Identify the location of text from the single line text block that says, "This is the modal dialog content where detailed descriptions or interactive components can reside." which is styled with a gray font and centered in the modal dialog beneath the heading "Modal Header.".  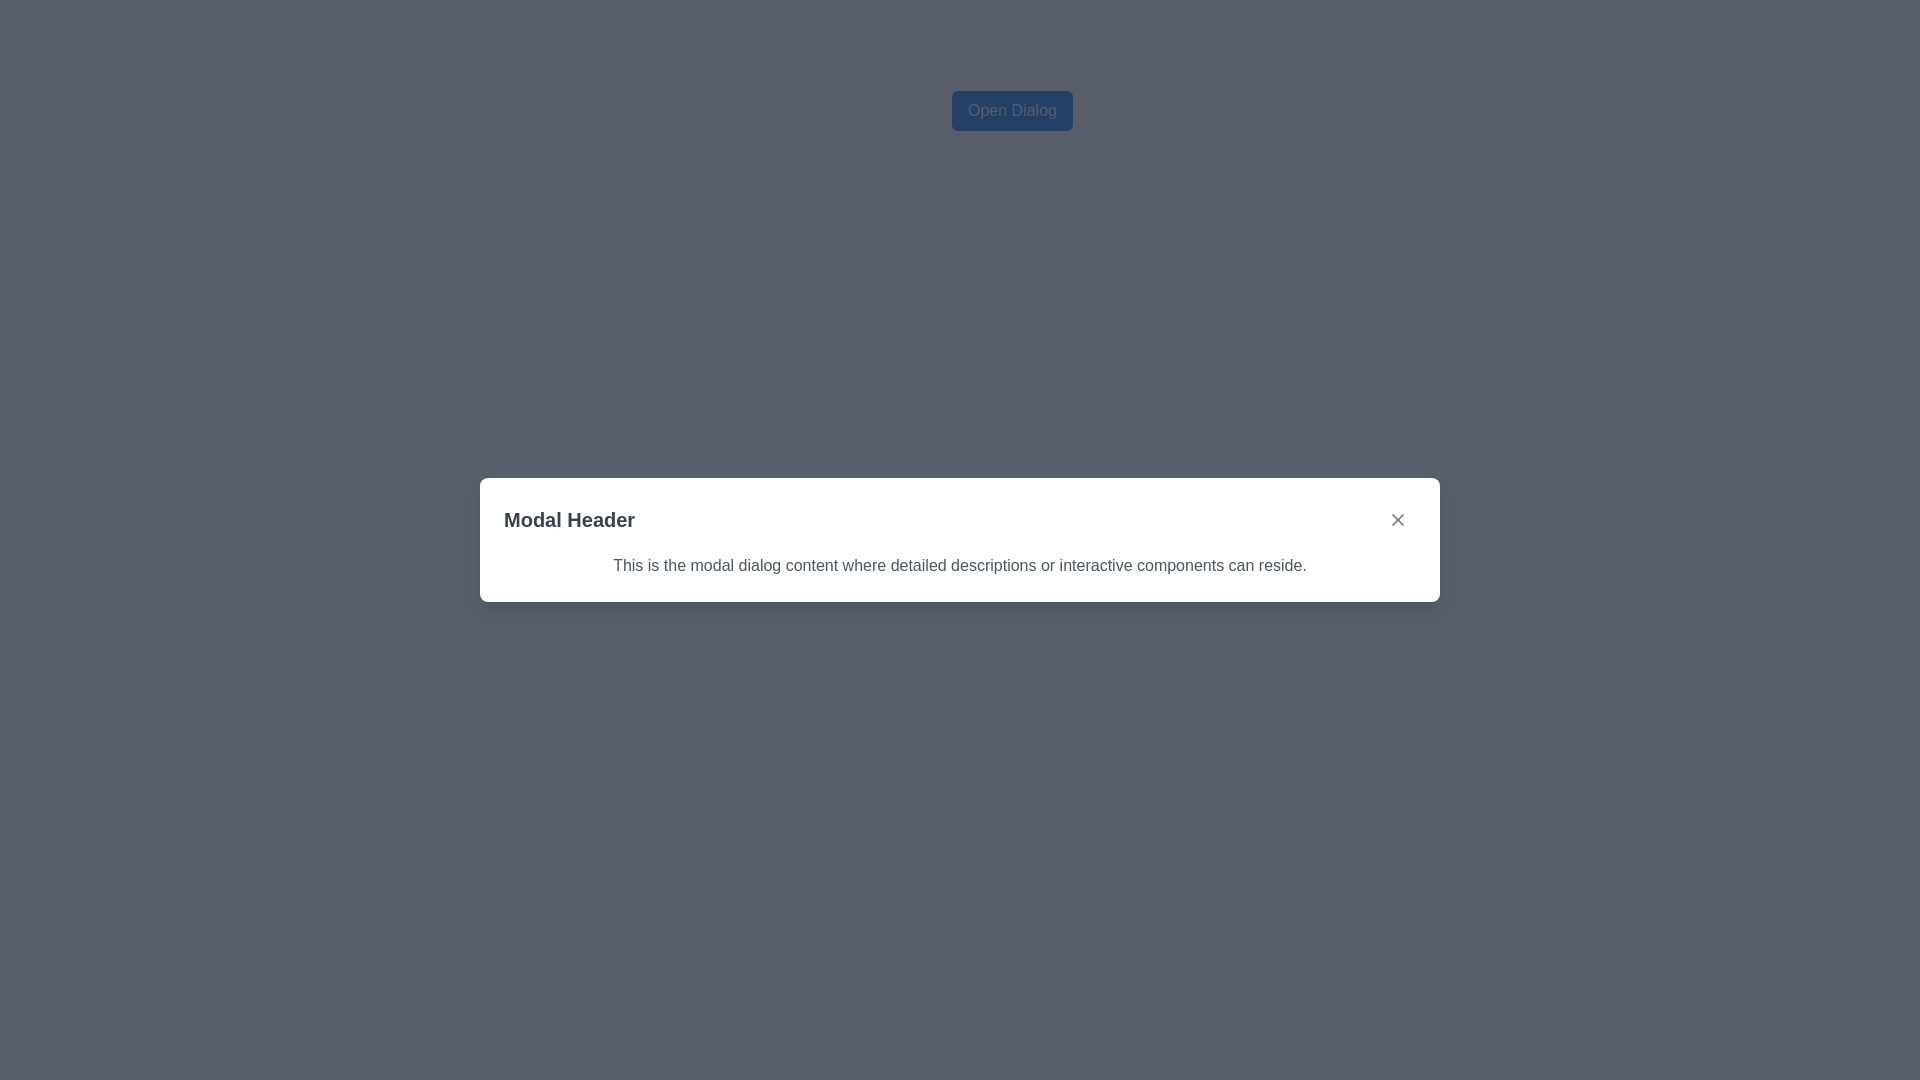
(960, 566).